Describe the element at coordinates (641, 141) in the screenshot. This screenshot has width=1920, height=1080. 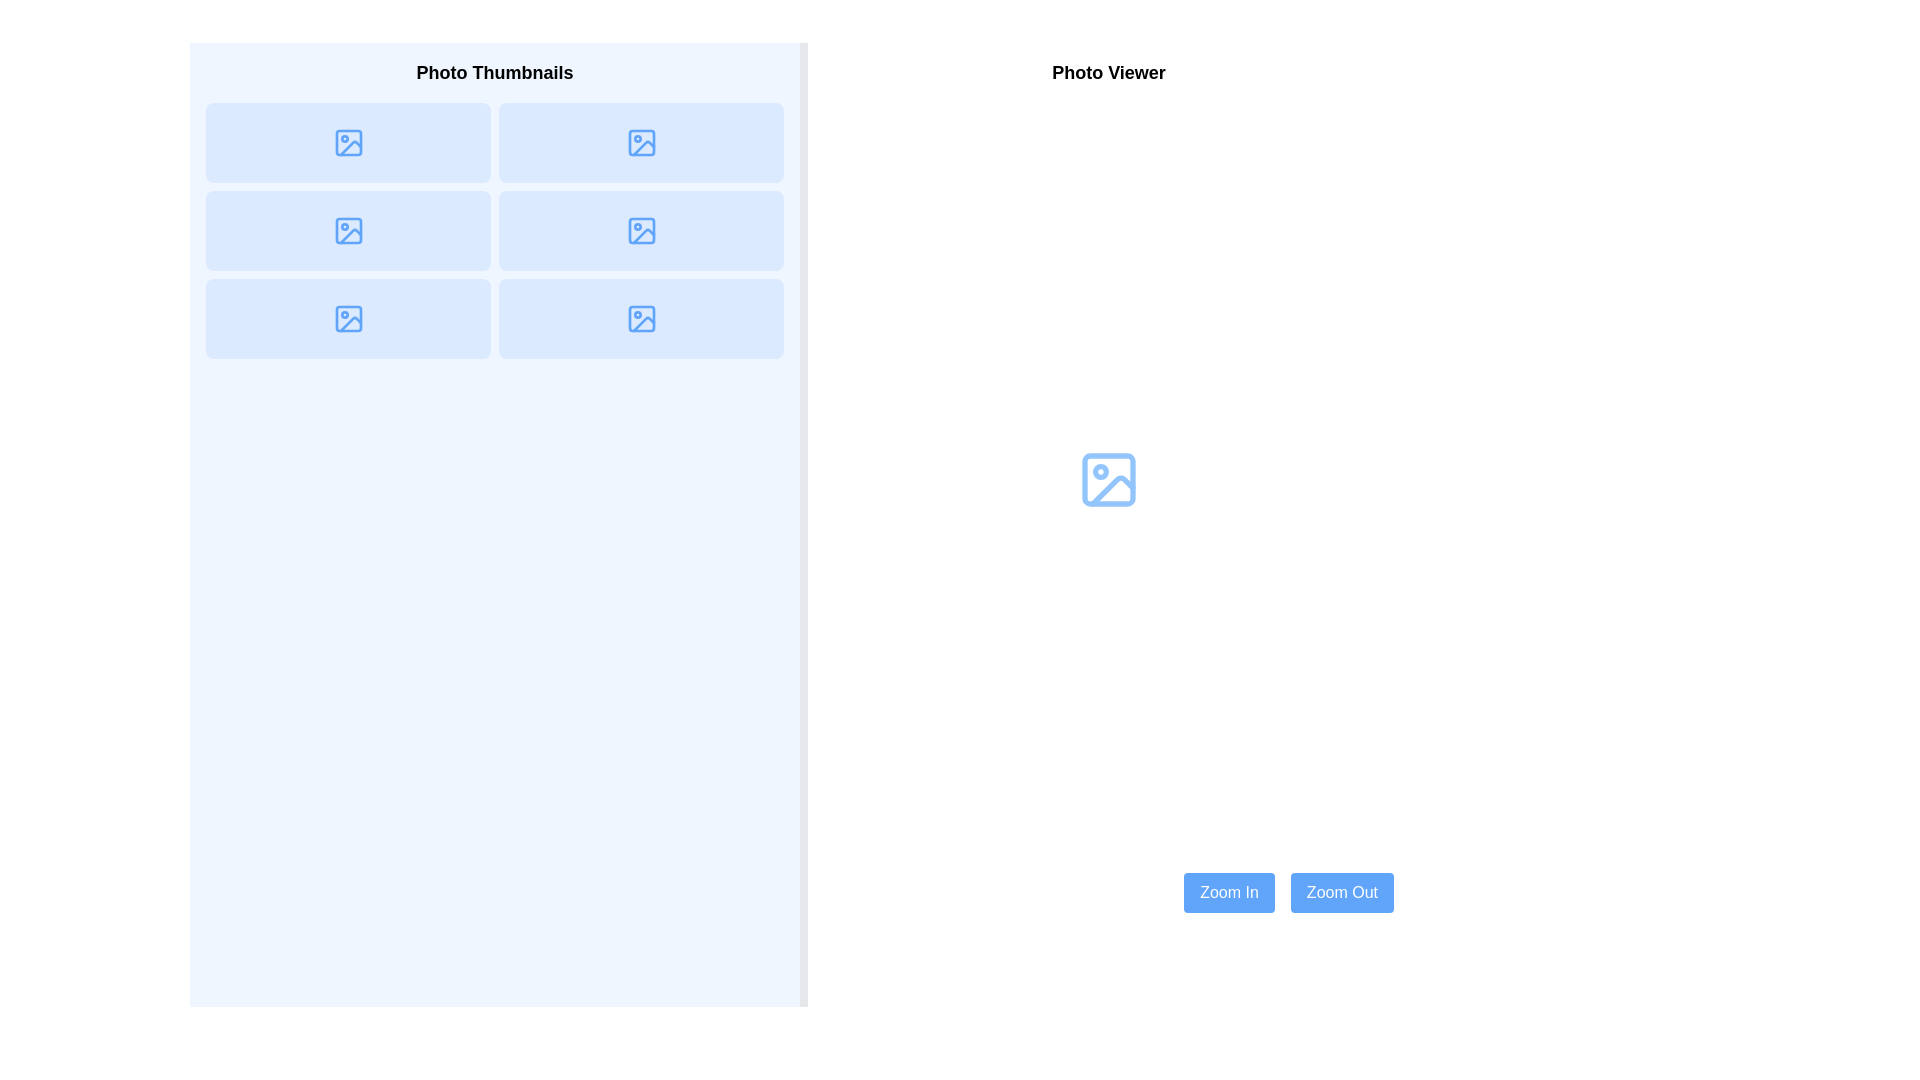
I see `the small, square decorative shape located at the top-left corner of the icon-like rectangle in the second thumbnail of the first row in the 'Photo Thumbnails' panel` at that location.